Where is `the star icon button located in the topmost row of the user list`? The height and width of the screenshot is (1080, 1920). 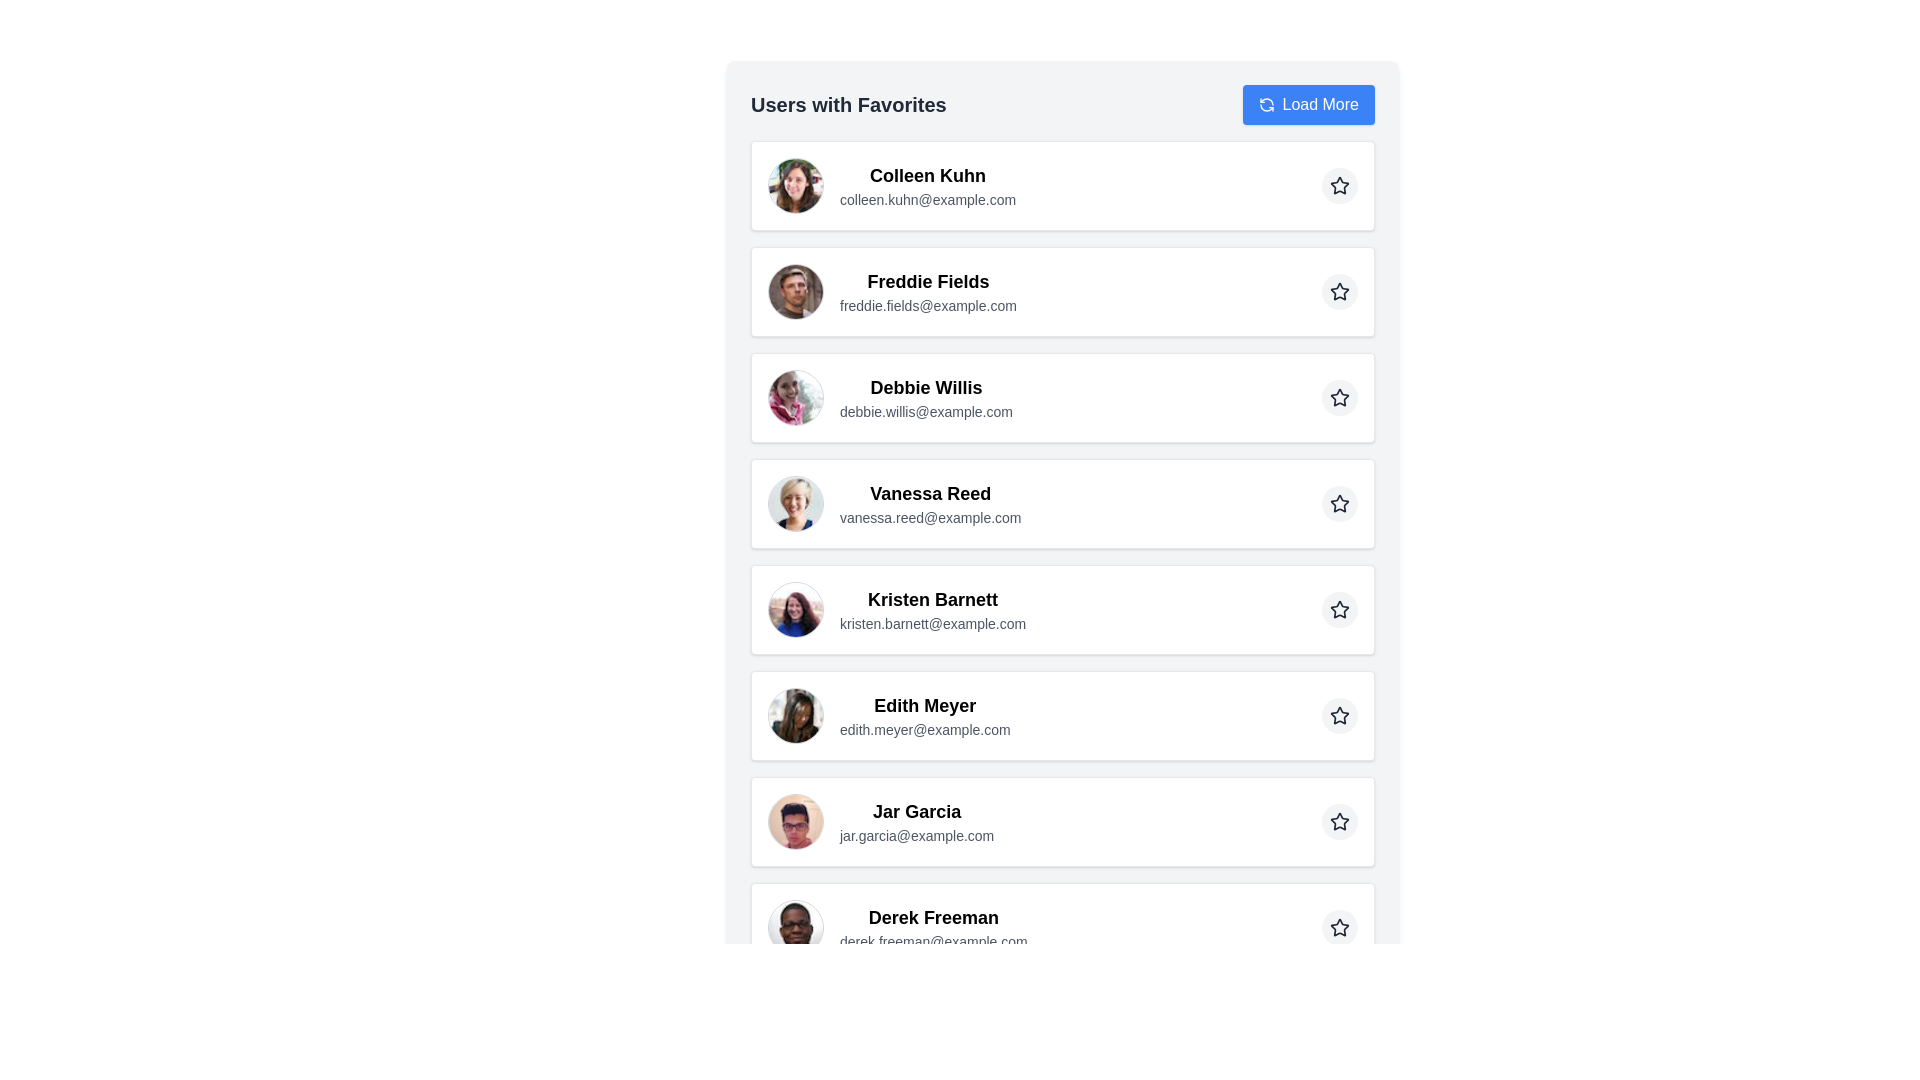
the star icon button located in the topmost row of the user list is located at coordinates (1339, 185).